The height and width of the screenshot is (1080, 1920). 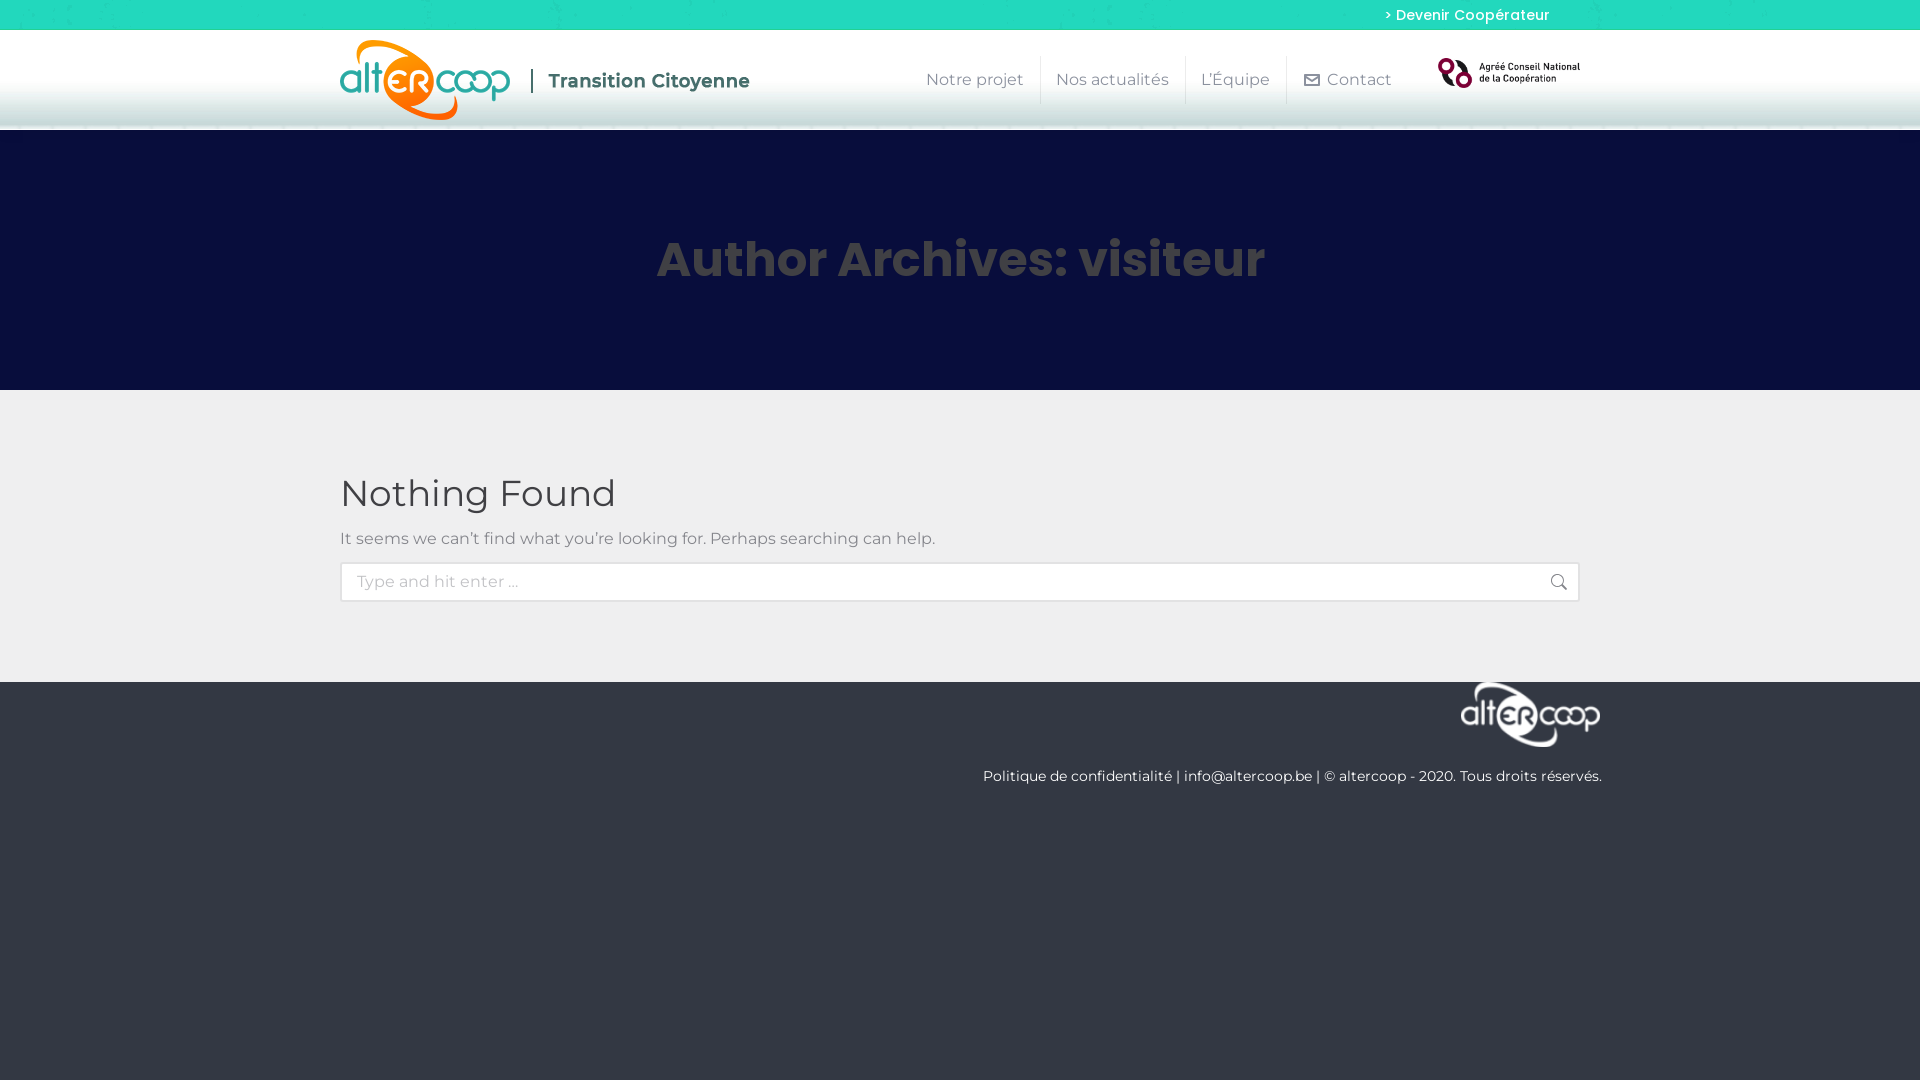 I want to click on 'info@altercoop.be', so click(x=1247, y=774).